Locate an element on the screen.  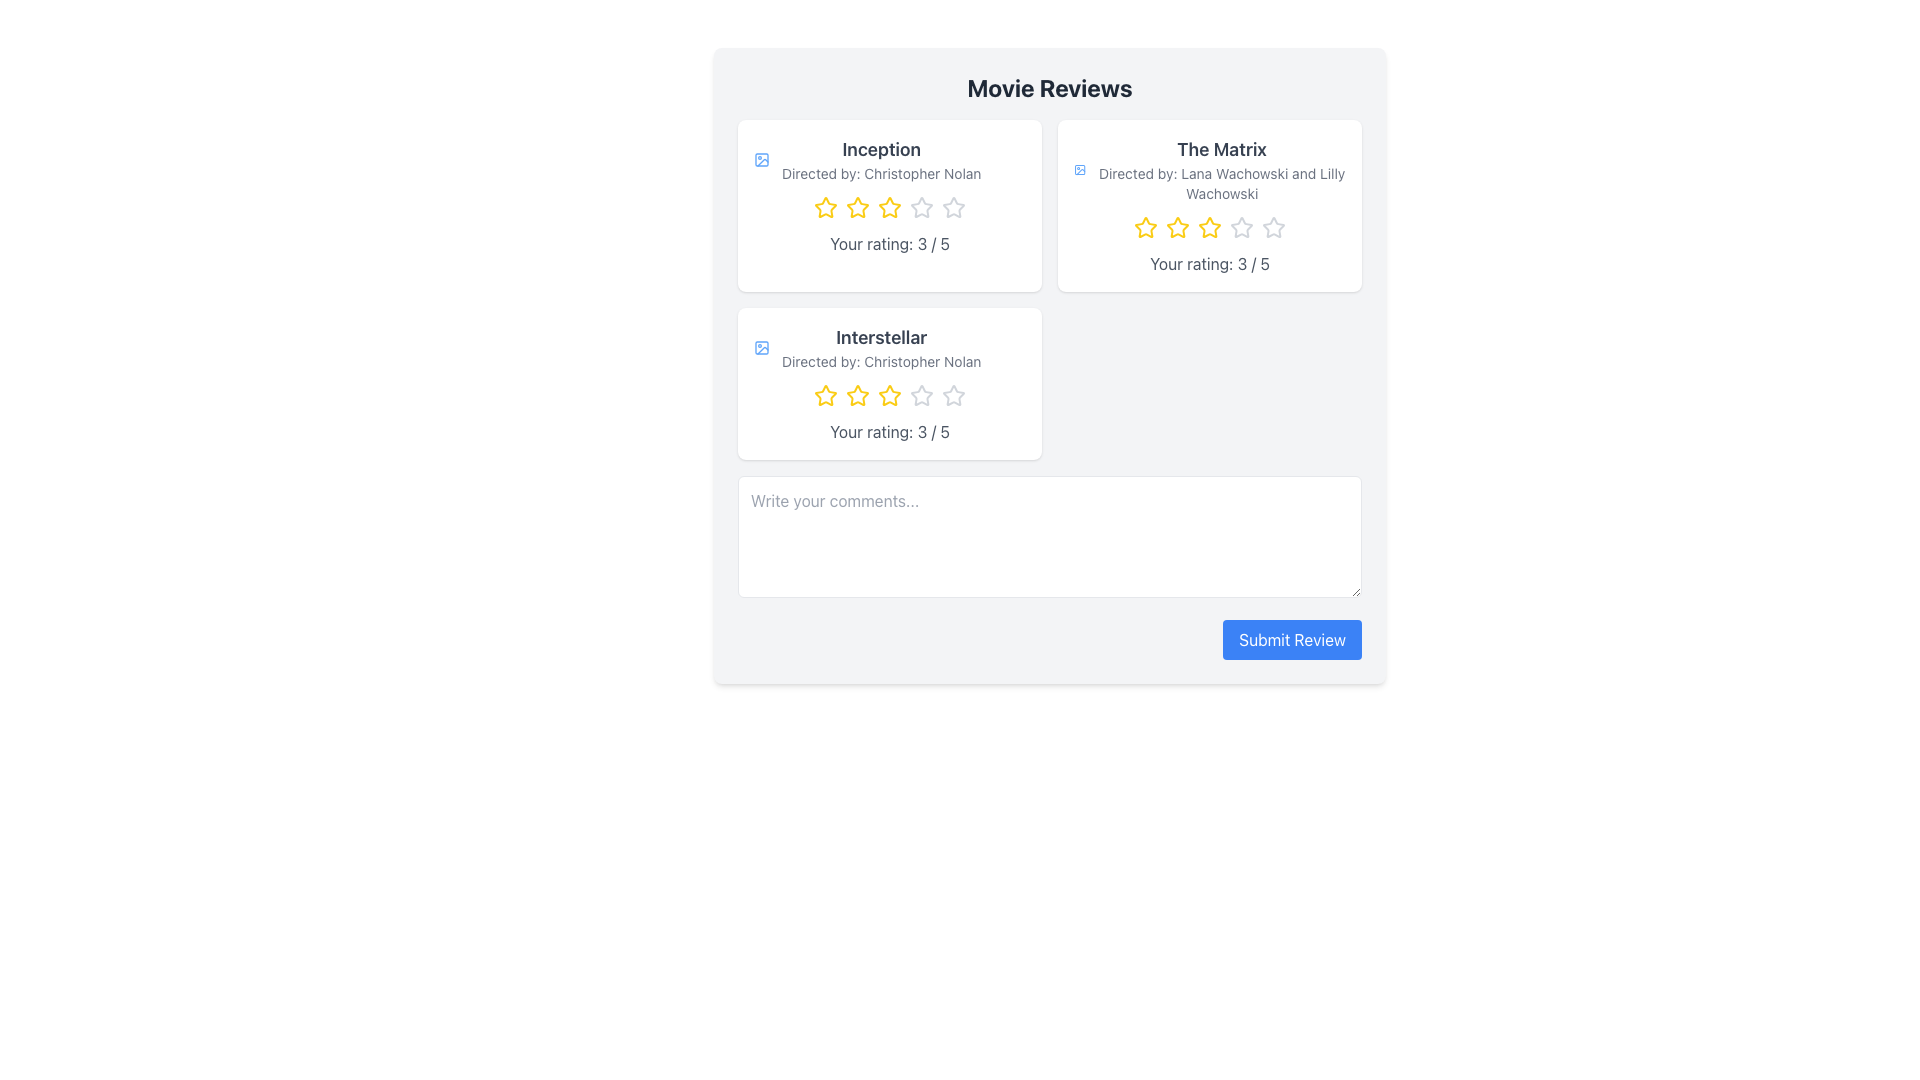
the glowing yellow star icon used for ratings, which is the first of five stars in the 'The Matrix' section of the review interface is located at coordinates (1146, 226).